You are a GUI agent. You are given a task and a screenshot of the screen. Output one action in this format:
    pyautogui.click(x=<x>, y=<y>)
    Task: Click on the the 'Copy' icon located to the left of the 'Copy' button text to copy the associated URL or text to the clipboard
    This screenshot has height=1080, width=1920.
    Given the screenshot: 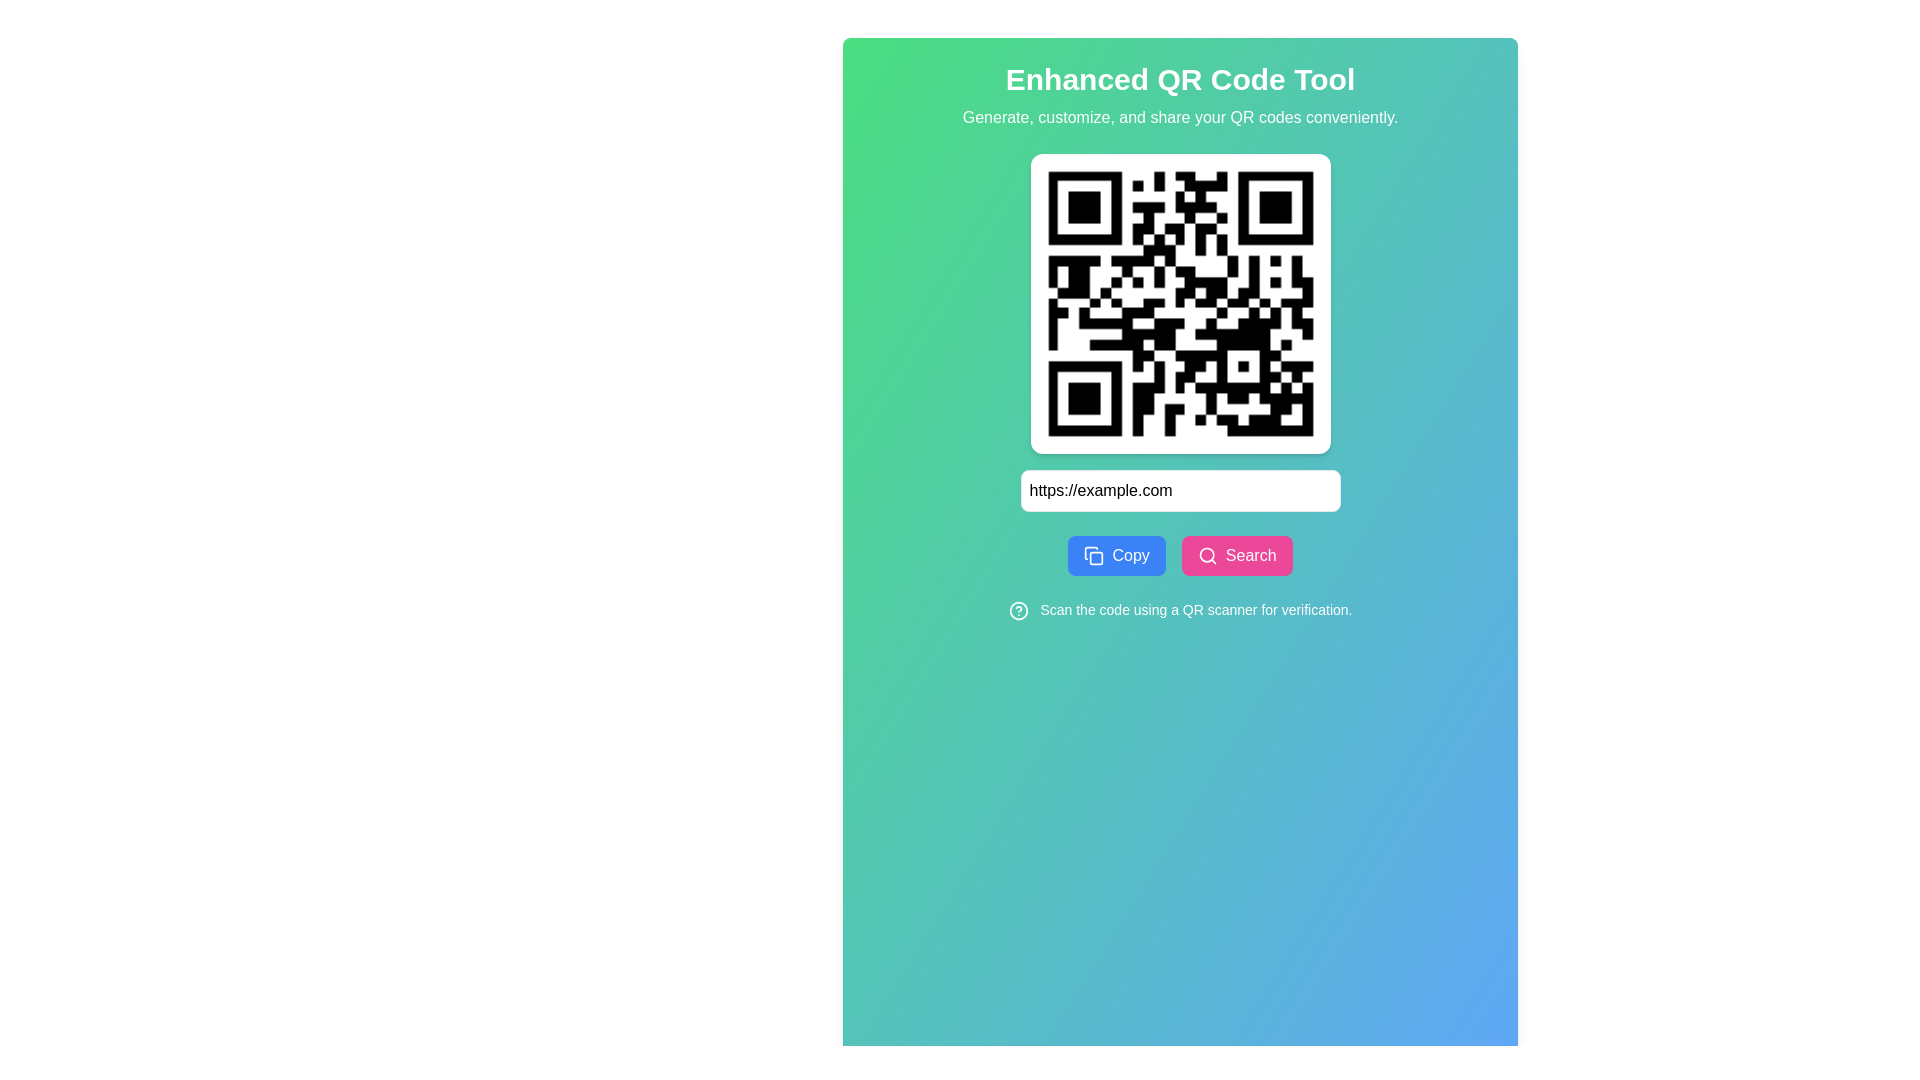 What is the action you would take?
    pyautogui.click(x=1093, y=555)
    